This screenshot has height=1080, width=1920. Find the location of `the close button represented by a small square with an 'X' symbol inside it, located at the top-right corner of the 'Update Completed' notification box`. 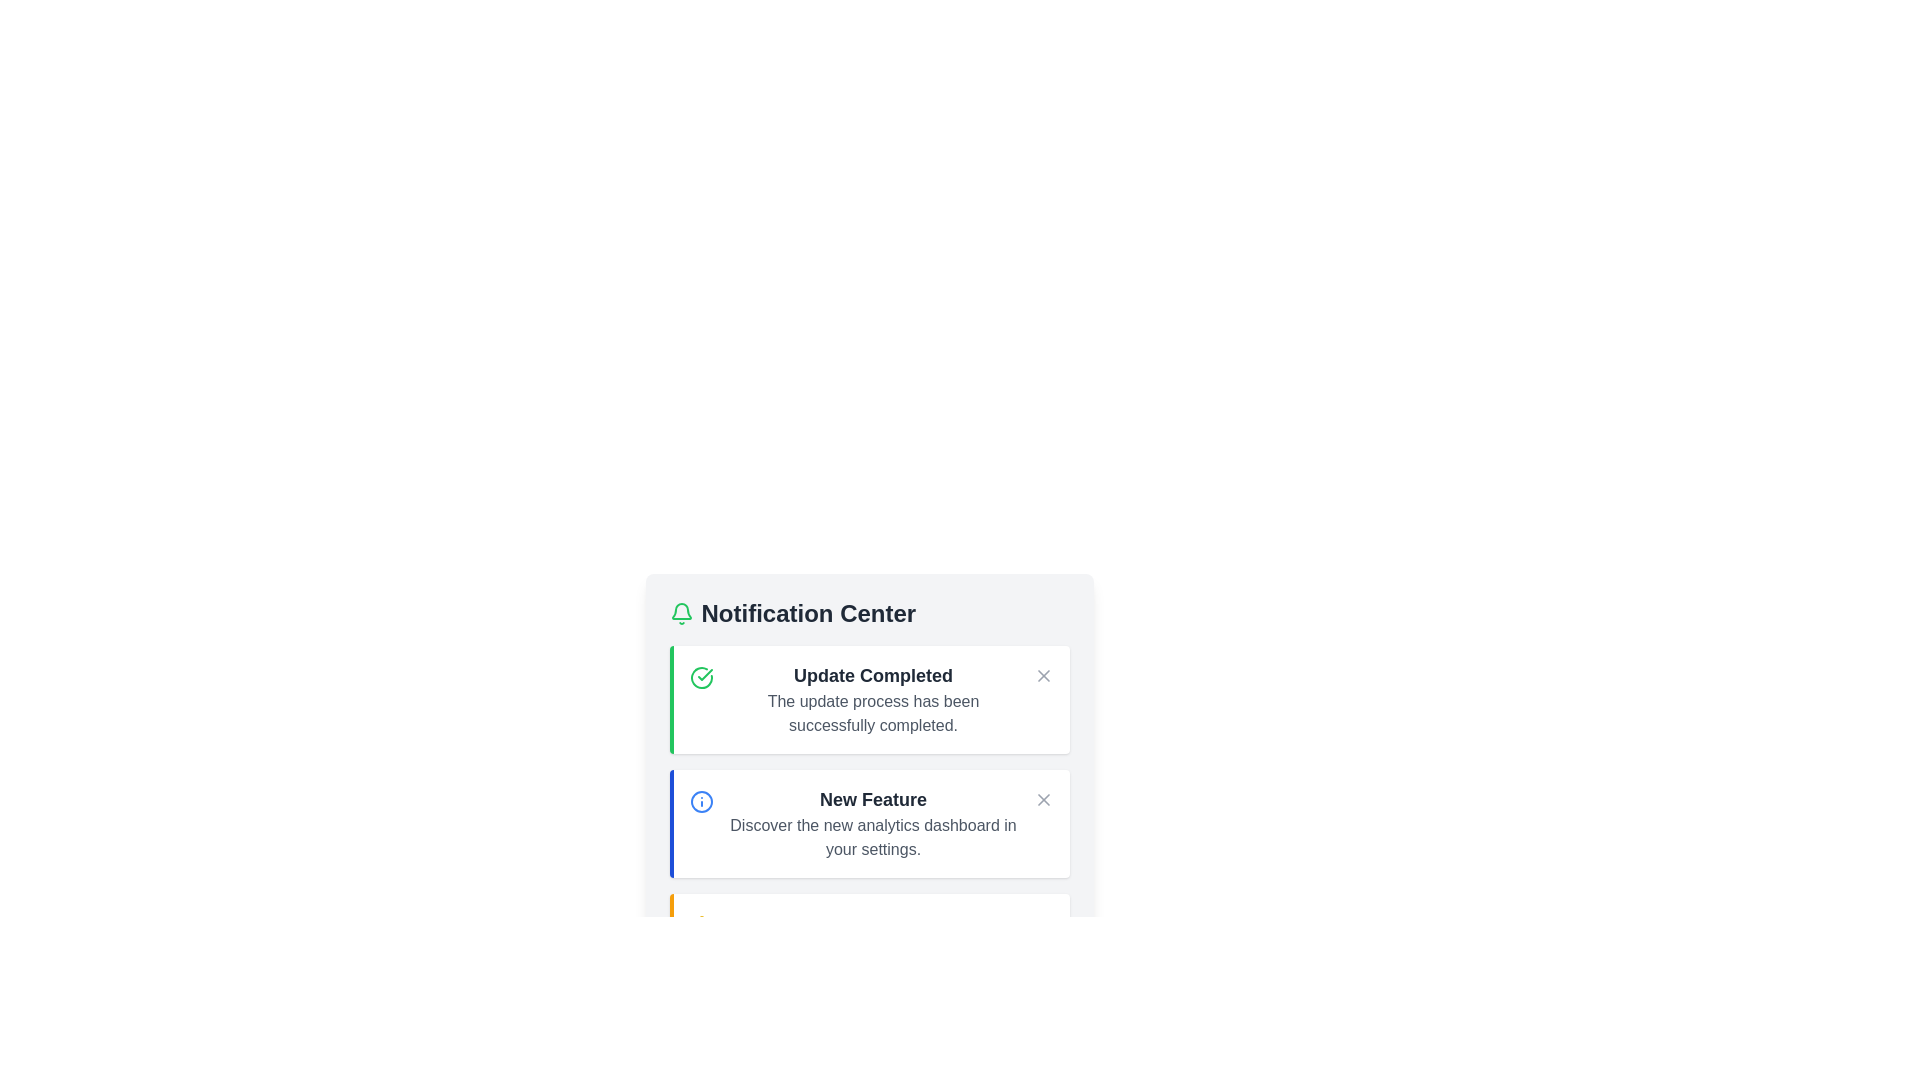

the close button represented by a small square with an 'X' symbol inside it, located at the top-right corner of the 'Update Completed' notification box is located at coordinates (1042, 675).